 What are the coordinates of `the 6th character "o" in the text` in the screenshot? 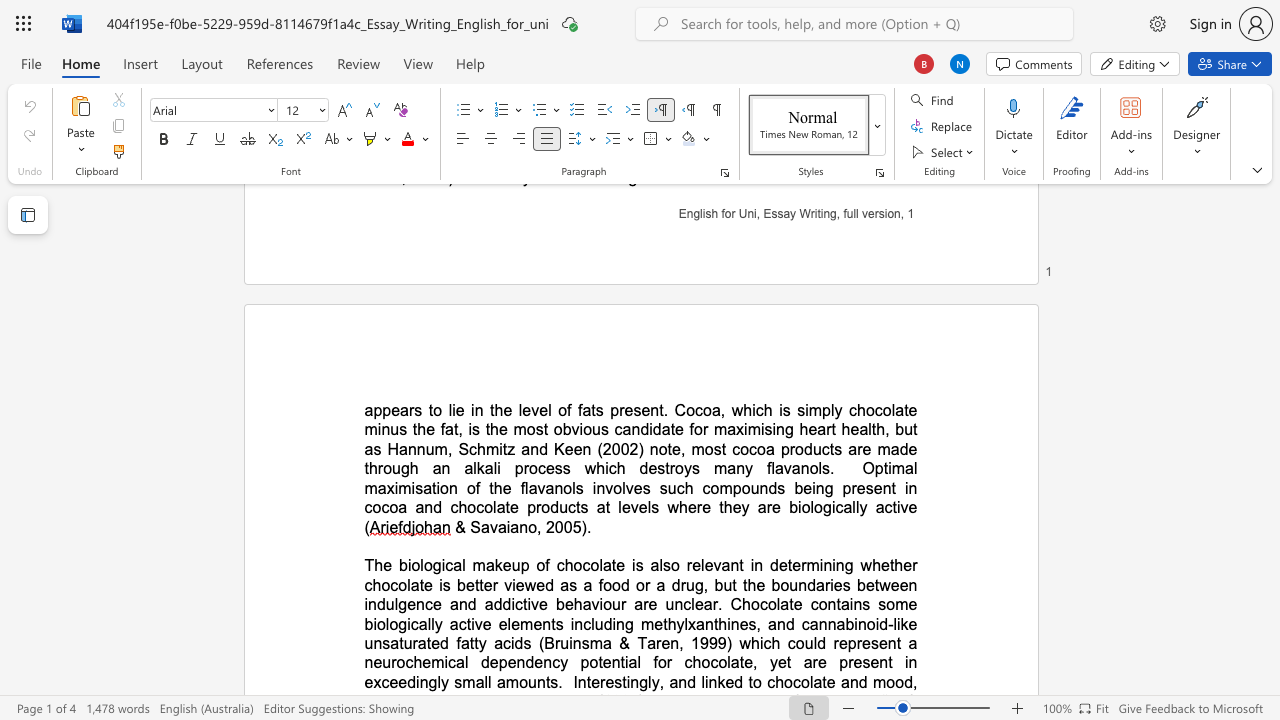 It's located at (745, 488).